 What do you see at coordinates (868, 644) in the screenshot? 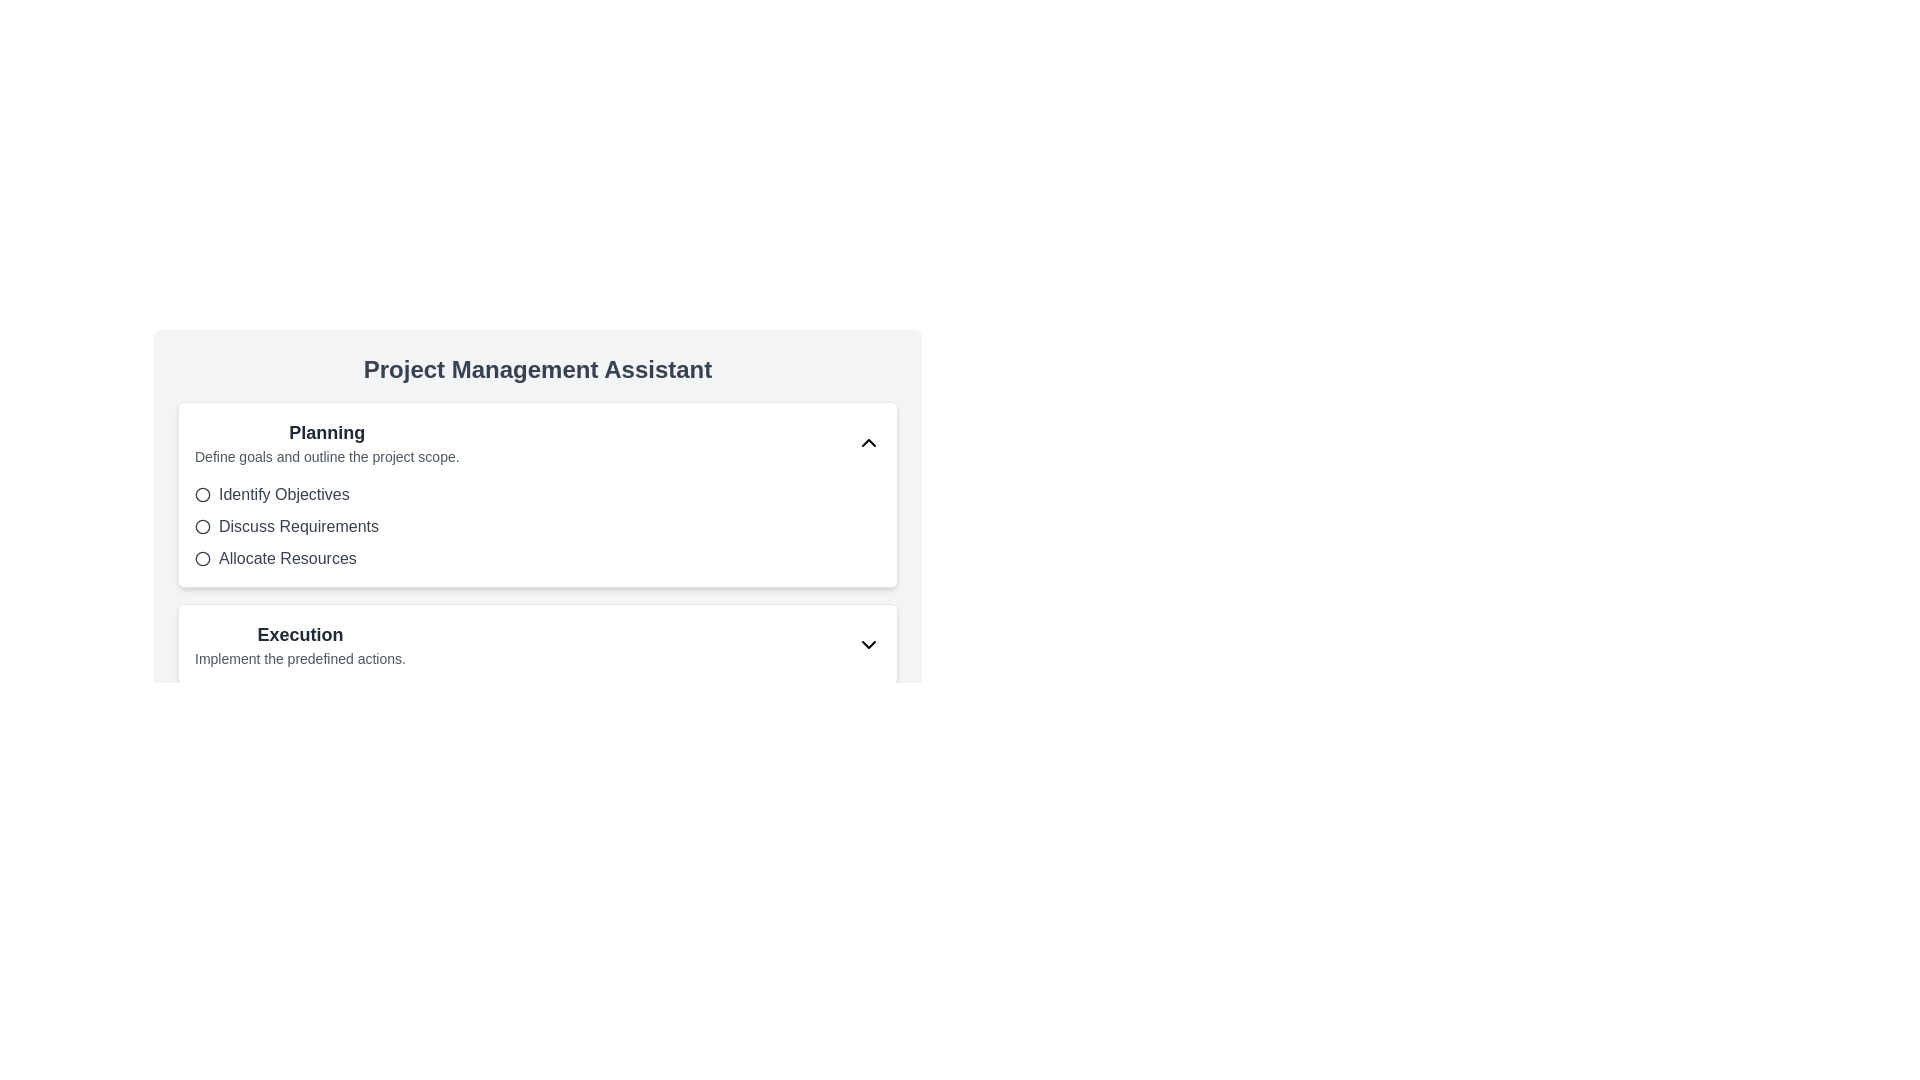
I see `the chevron icon located at the far right of the 'Execution' section header to observe its hover state` at bounding box center [868, 644].